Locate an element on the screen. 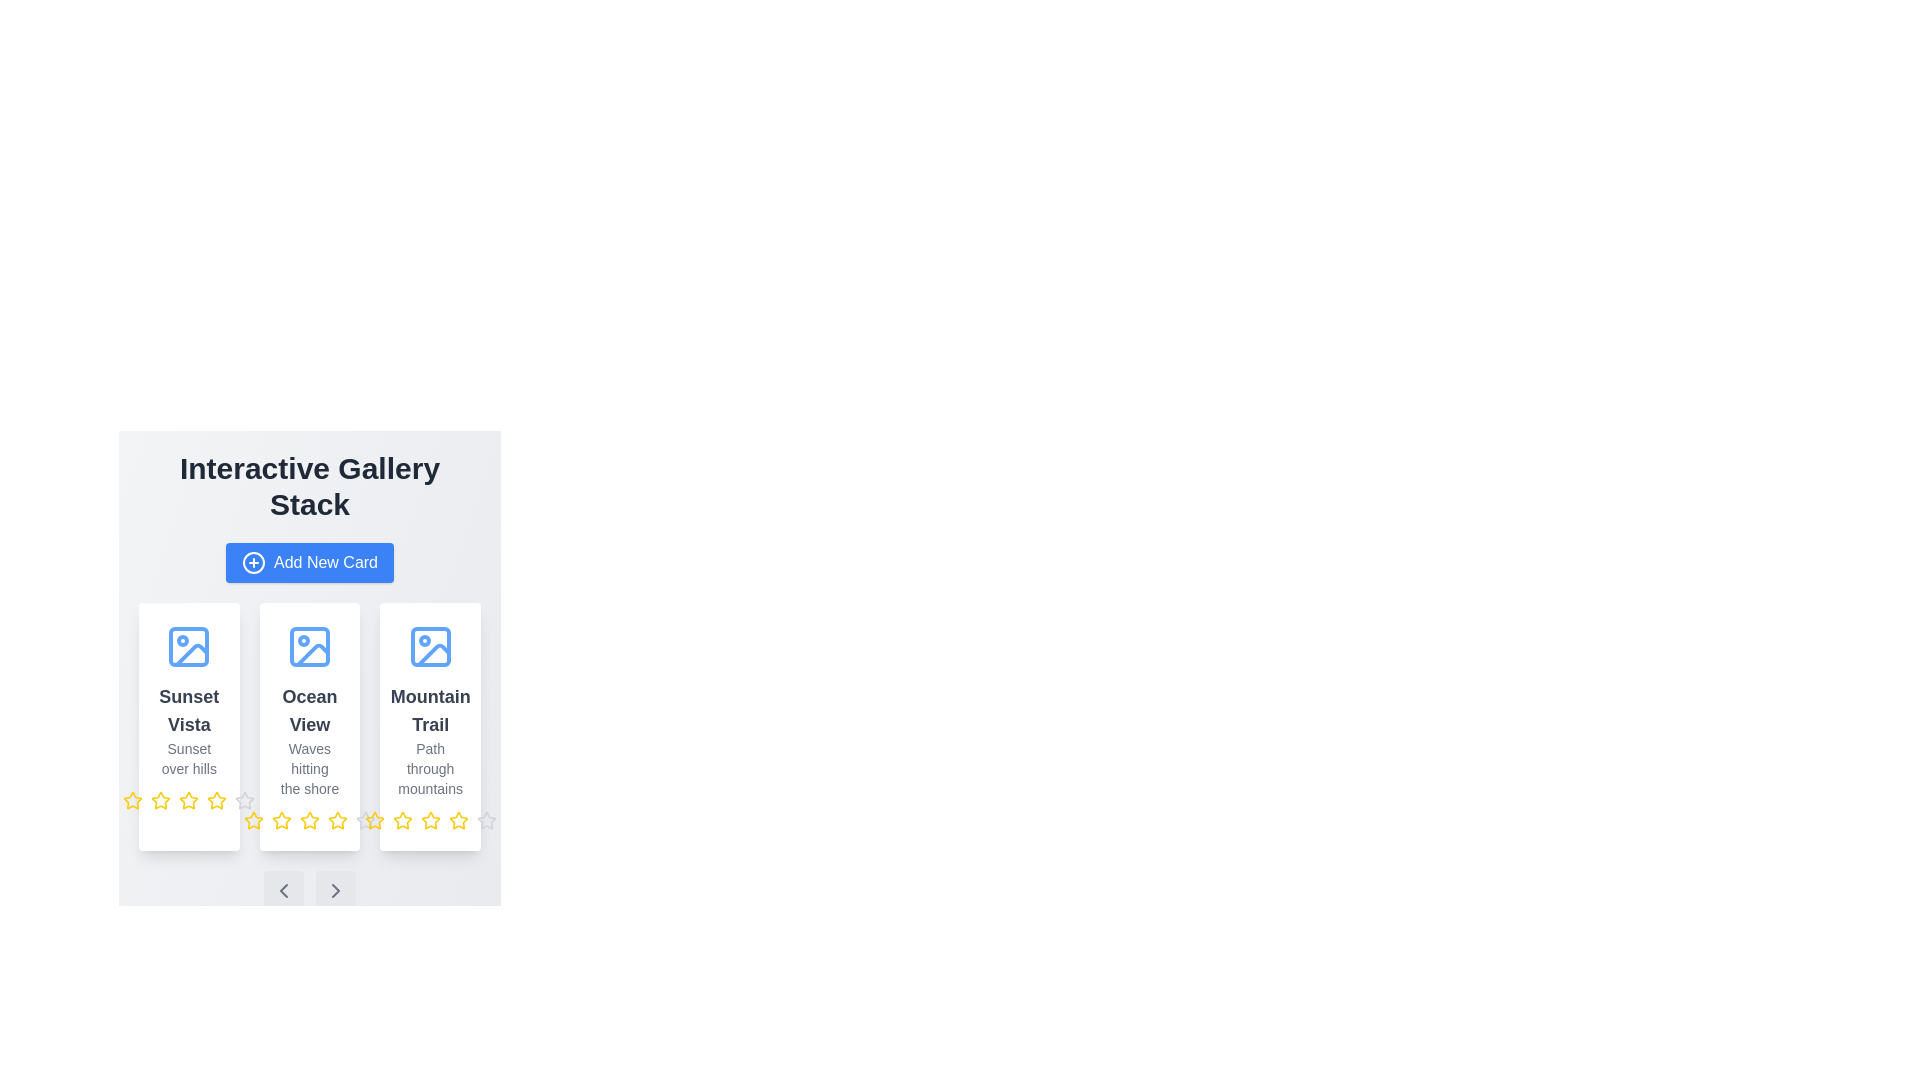  the first star in the rating system located under the 'Sunset Vista' card is located at coordinates (132, 800).